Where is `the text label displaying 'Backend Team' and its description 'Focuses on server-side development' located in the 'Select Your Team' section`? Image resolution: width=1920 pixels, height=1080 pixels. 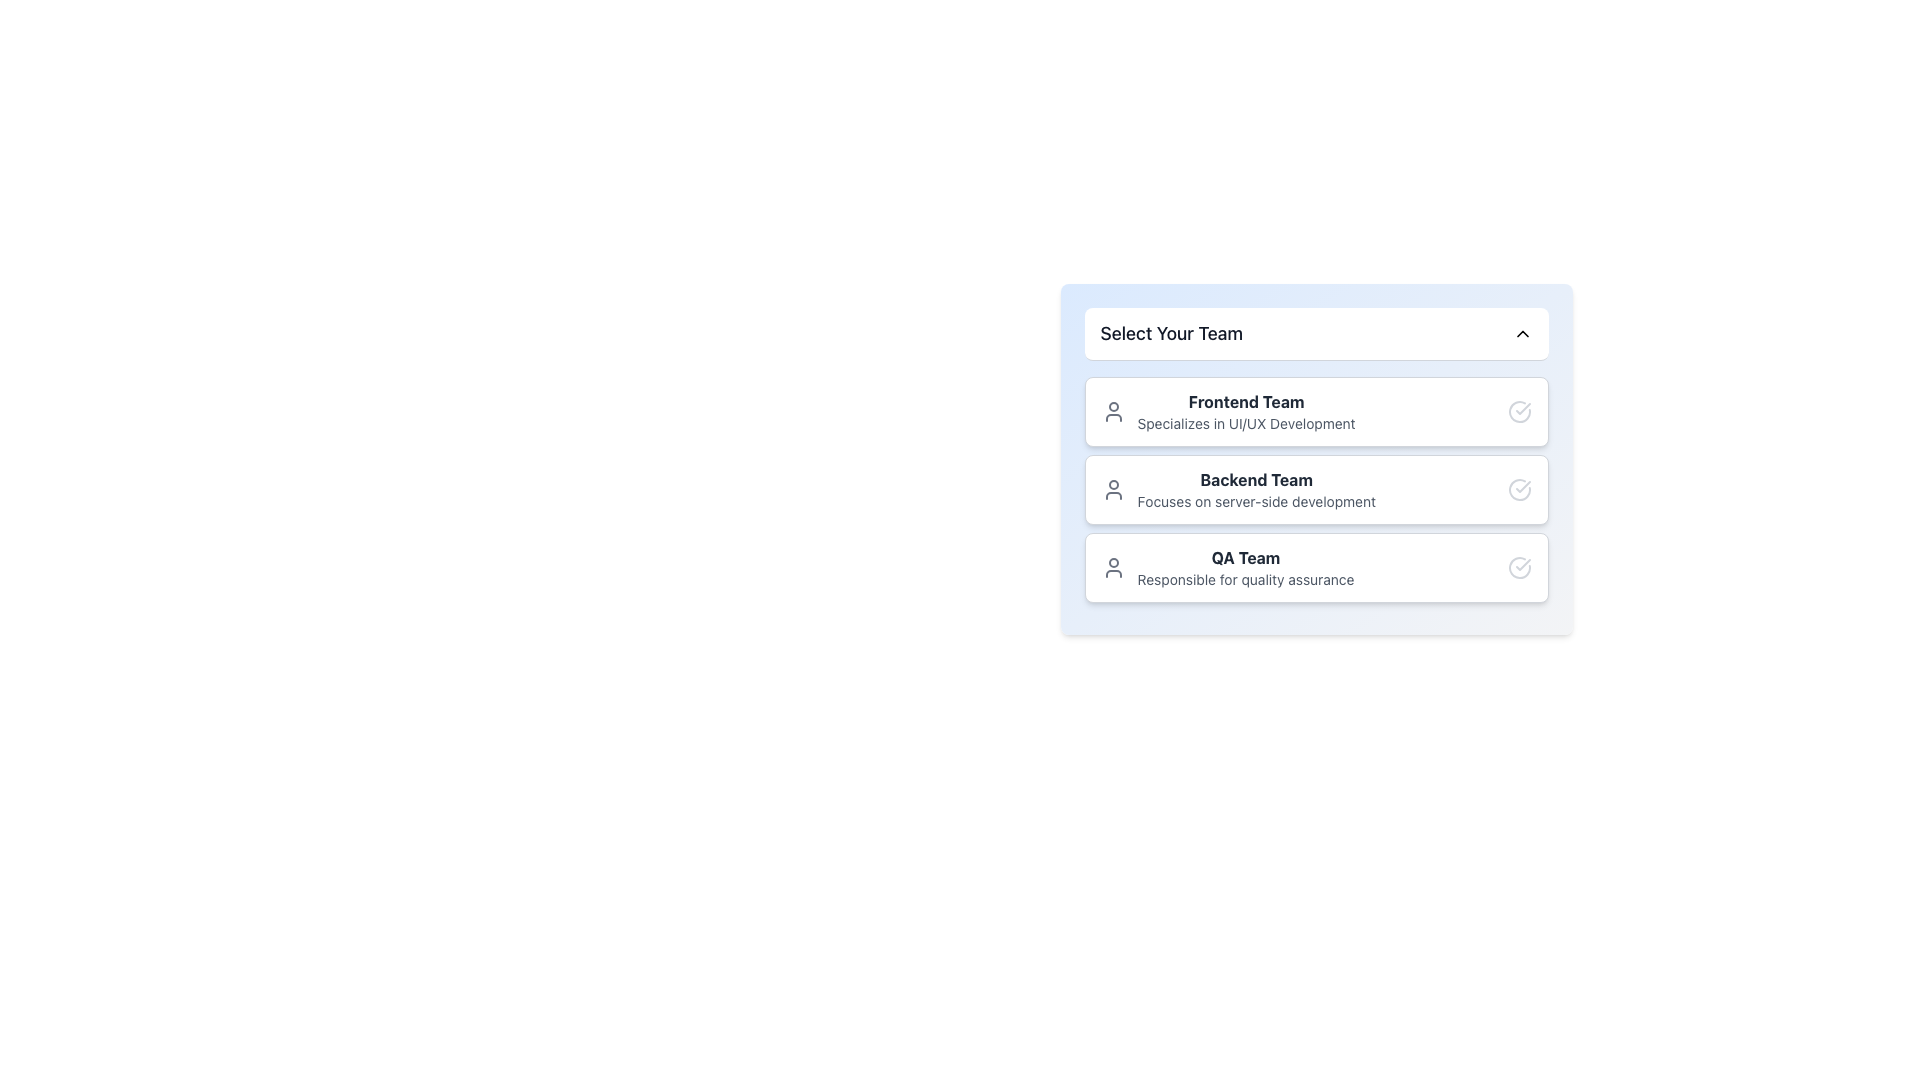
the text label displaying 'Backend Team' and its description 'Focuses on server-side development' located in the 'Select Your Team' section is located at coordinates (1255, 489).